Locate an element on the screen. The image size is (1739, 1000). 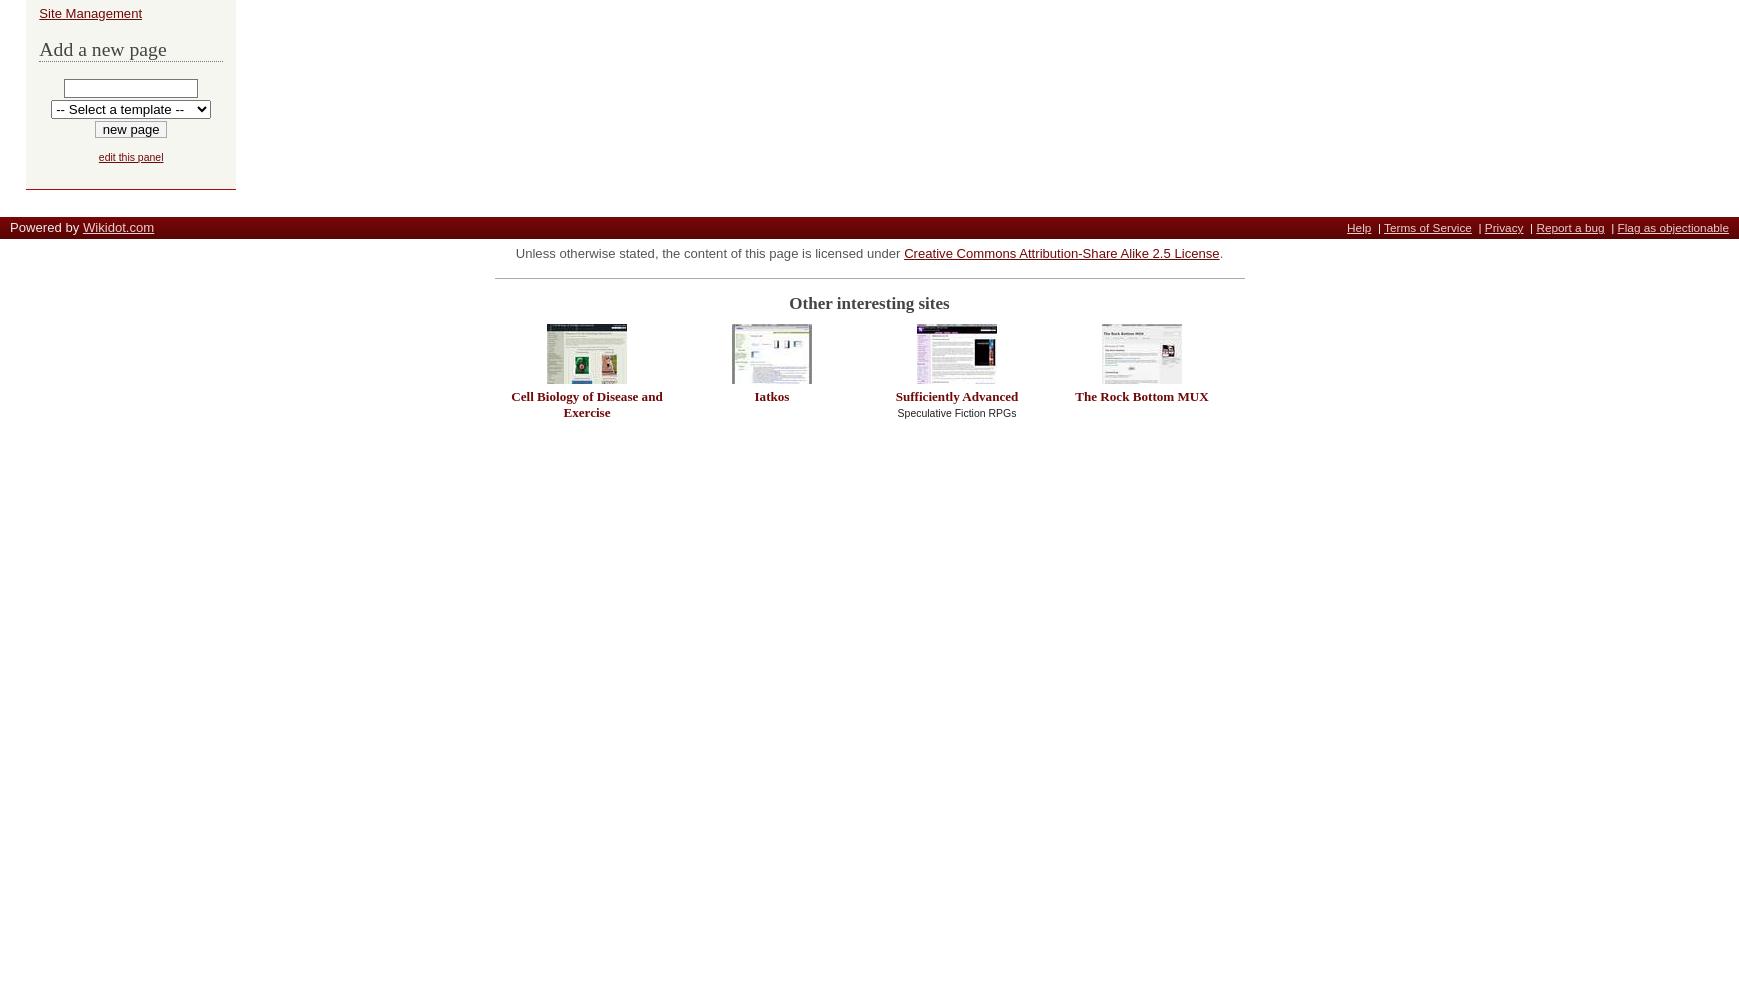
'Other interesting sites' is located at coordinates (867, 302).